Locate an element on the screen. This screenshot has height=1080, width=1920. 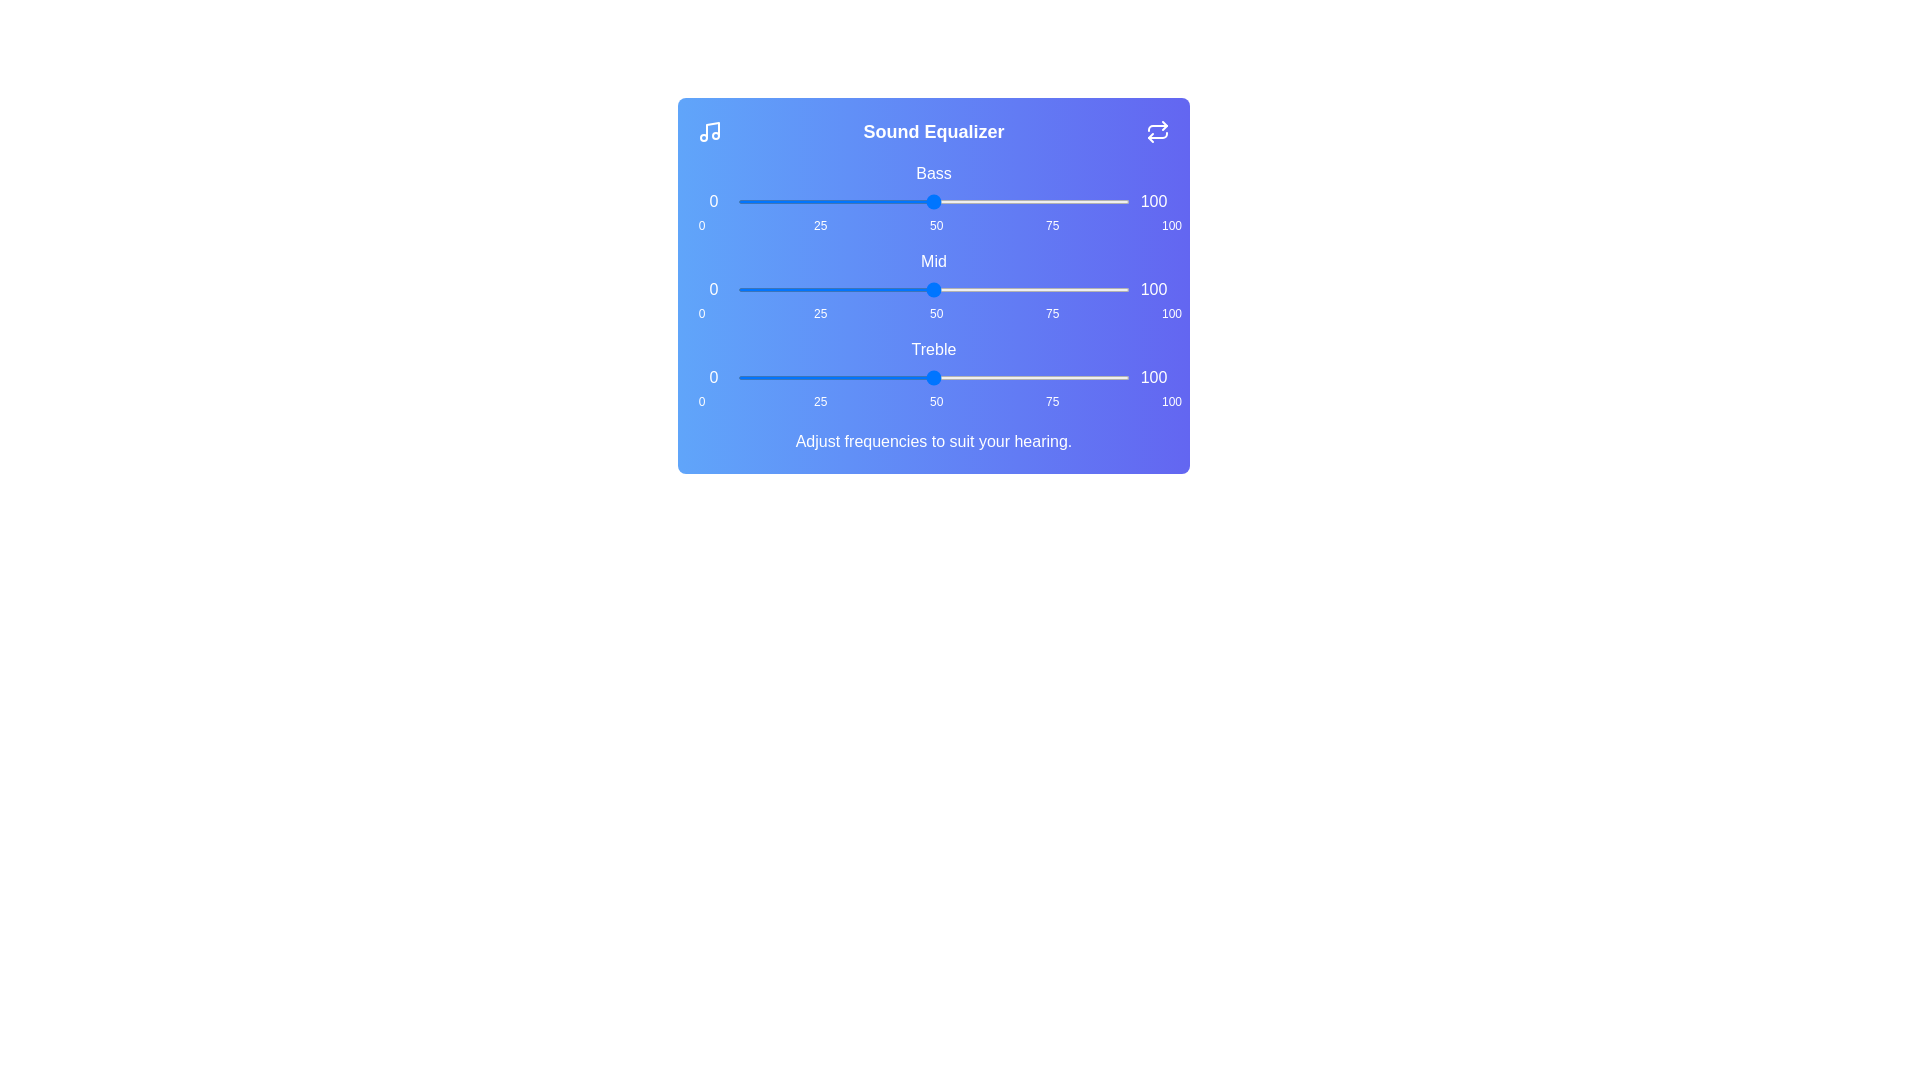
the bass slider to 84% is located at coordinates (1066, 201).